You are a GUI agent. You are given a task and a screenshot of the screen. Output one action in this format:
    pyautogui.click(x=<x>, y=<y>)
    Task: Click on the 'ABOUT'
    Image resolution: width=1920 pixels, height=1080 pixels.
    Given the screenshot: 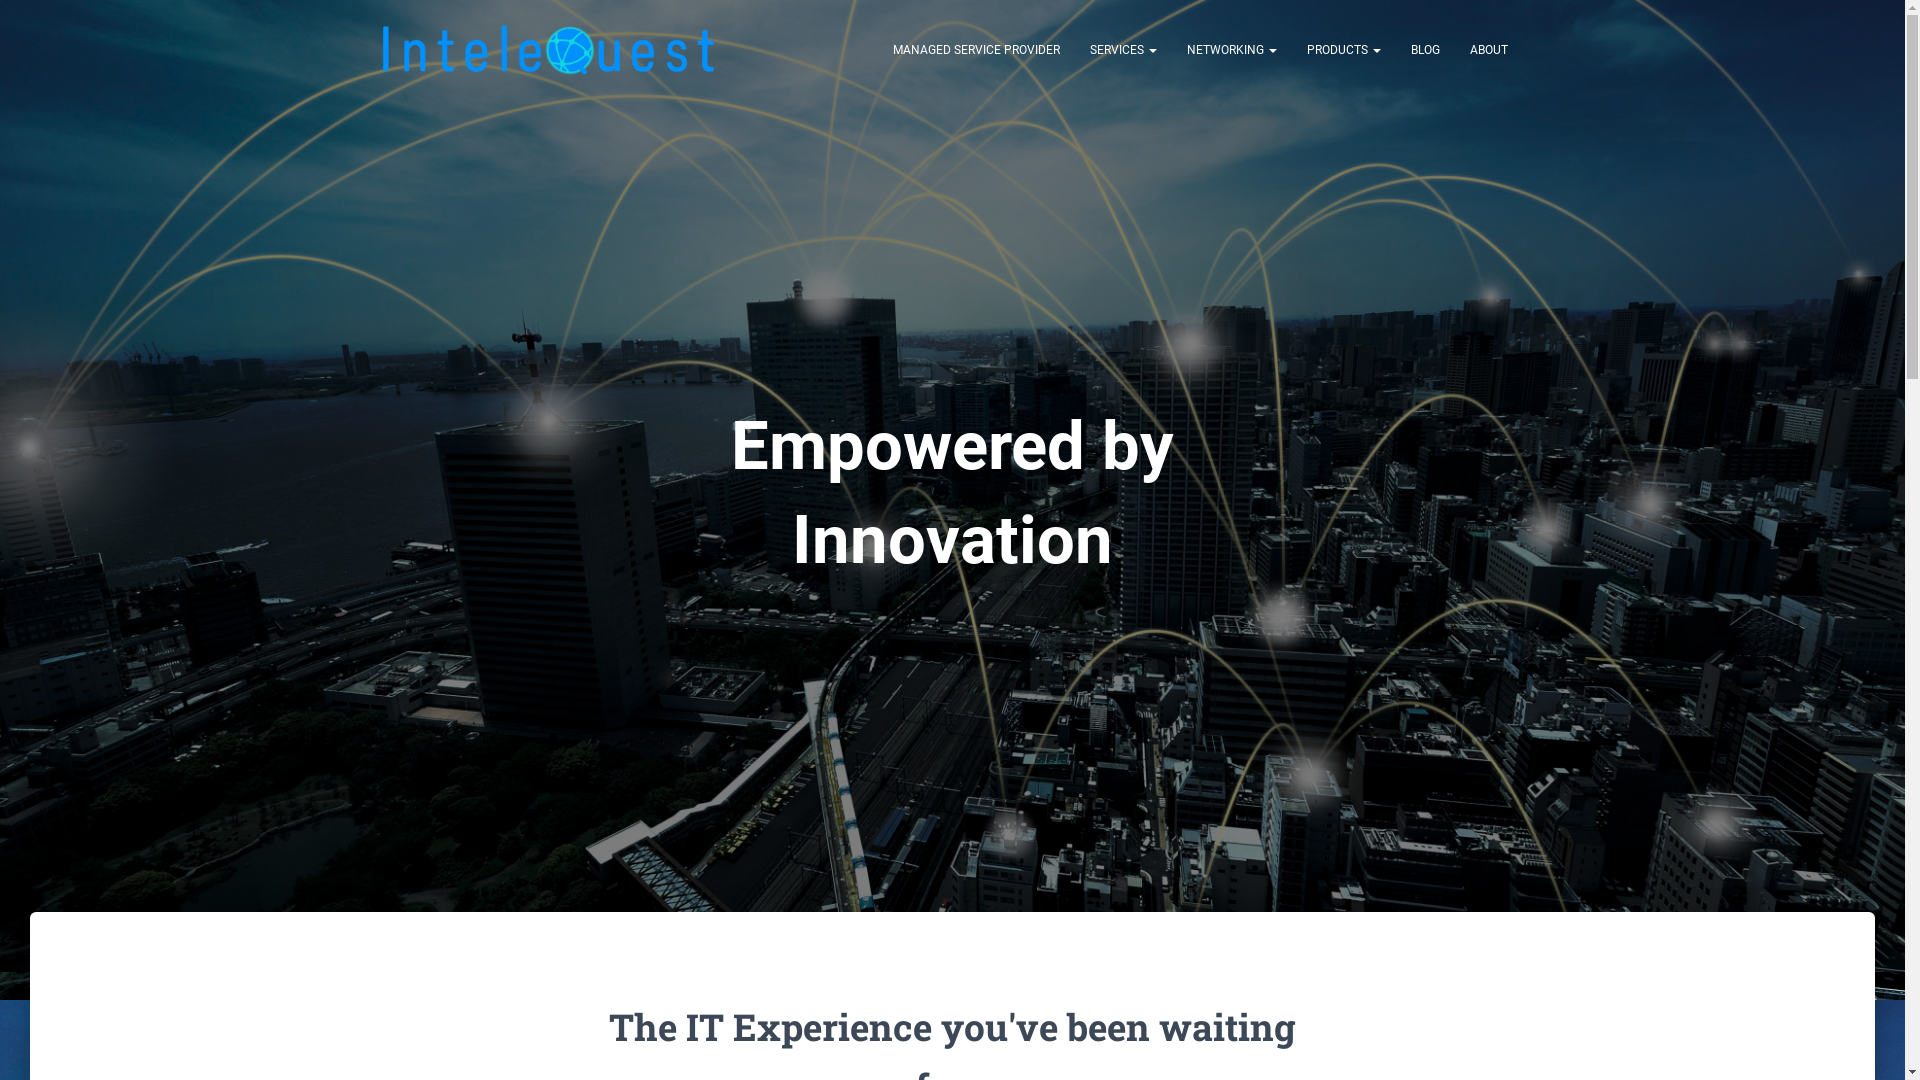 What is the action you would take?
    pyautogui.click(x=1488, y=49)
    